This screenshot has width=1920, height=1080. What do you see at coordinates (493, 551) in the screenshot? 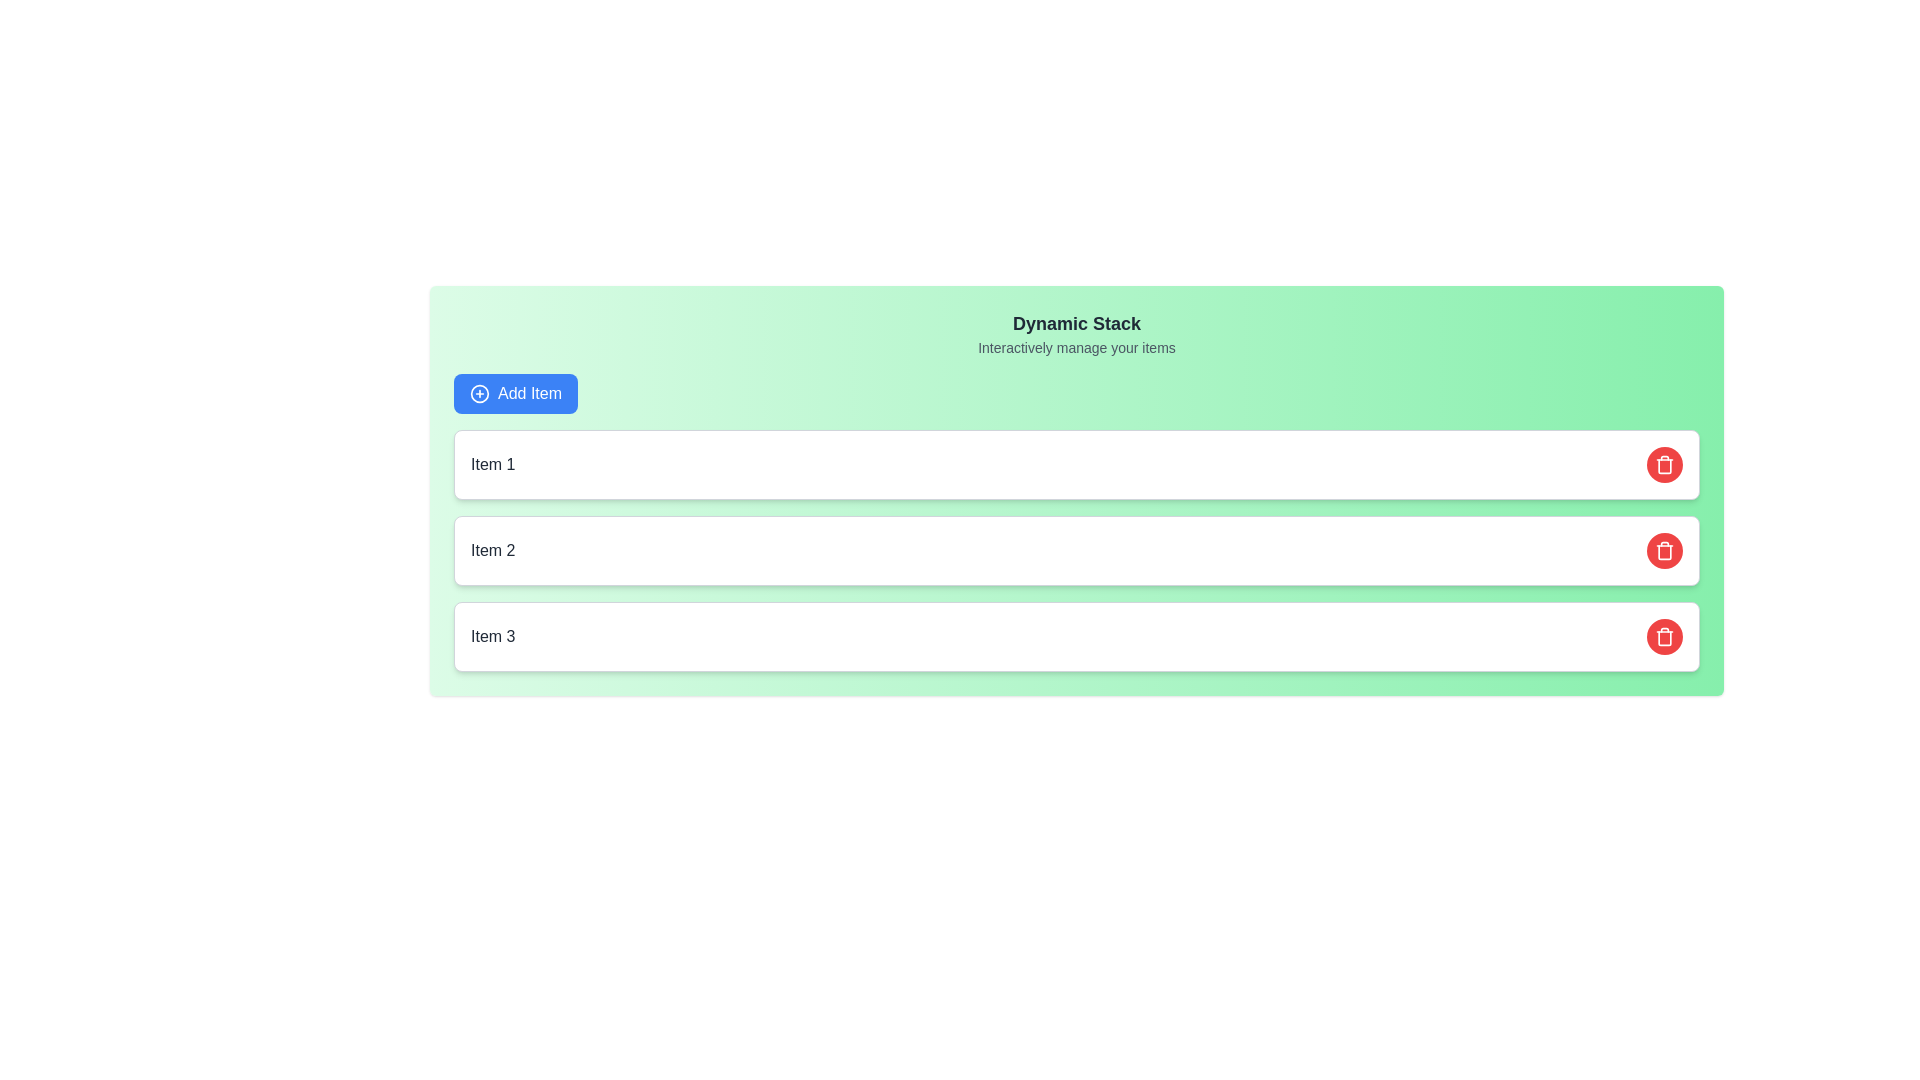
I see `the text label that displays 'Item 2', which is located in a light-green card below the 'Add Item' button` at bounding box center [493, 551].